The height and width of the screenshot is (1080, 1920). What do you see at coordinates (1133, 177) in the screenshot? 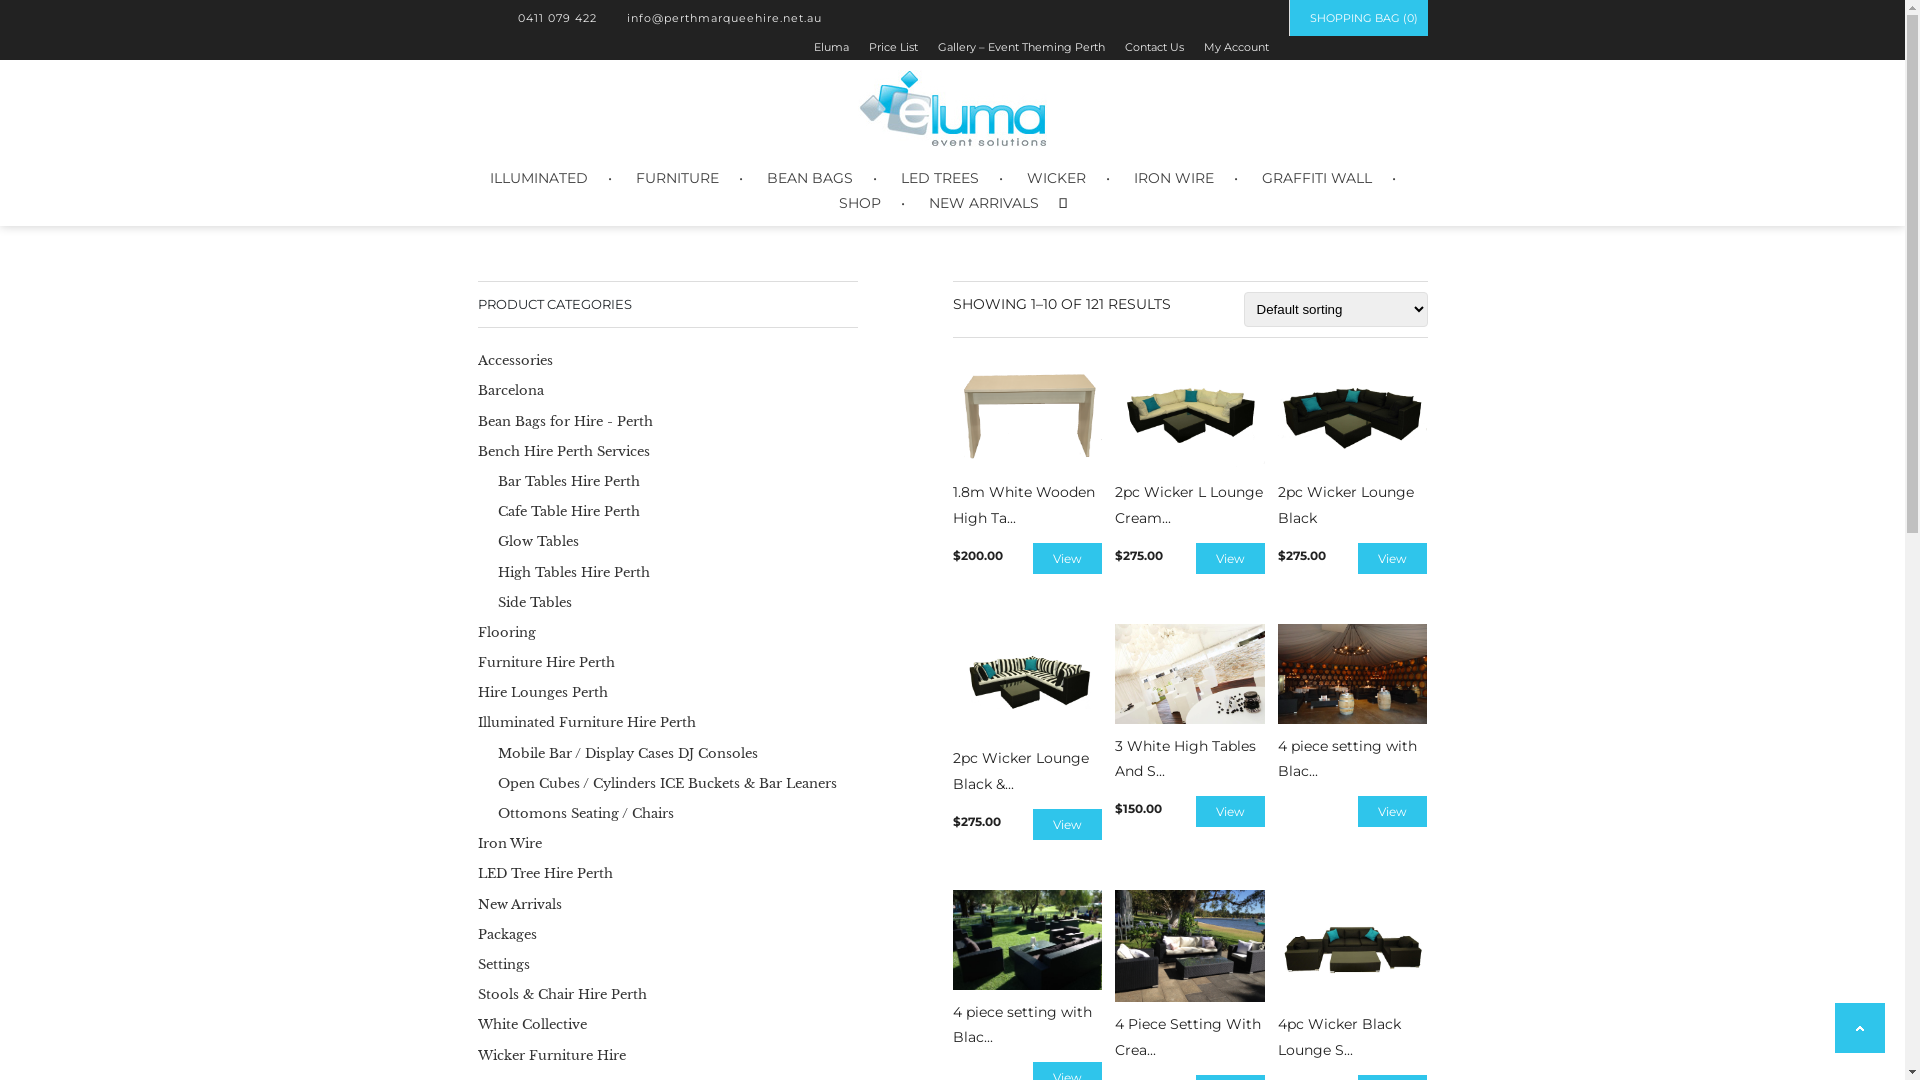
I see `'IRON WIRE'` at bounding box center [1133, 177].